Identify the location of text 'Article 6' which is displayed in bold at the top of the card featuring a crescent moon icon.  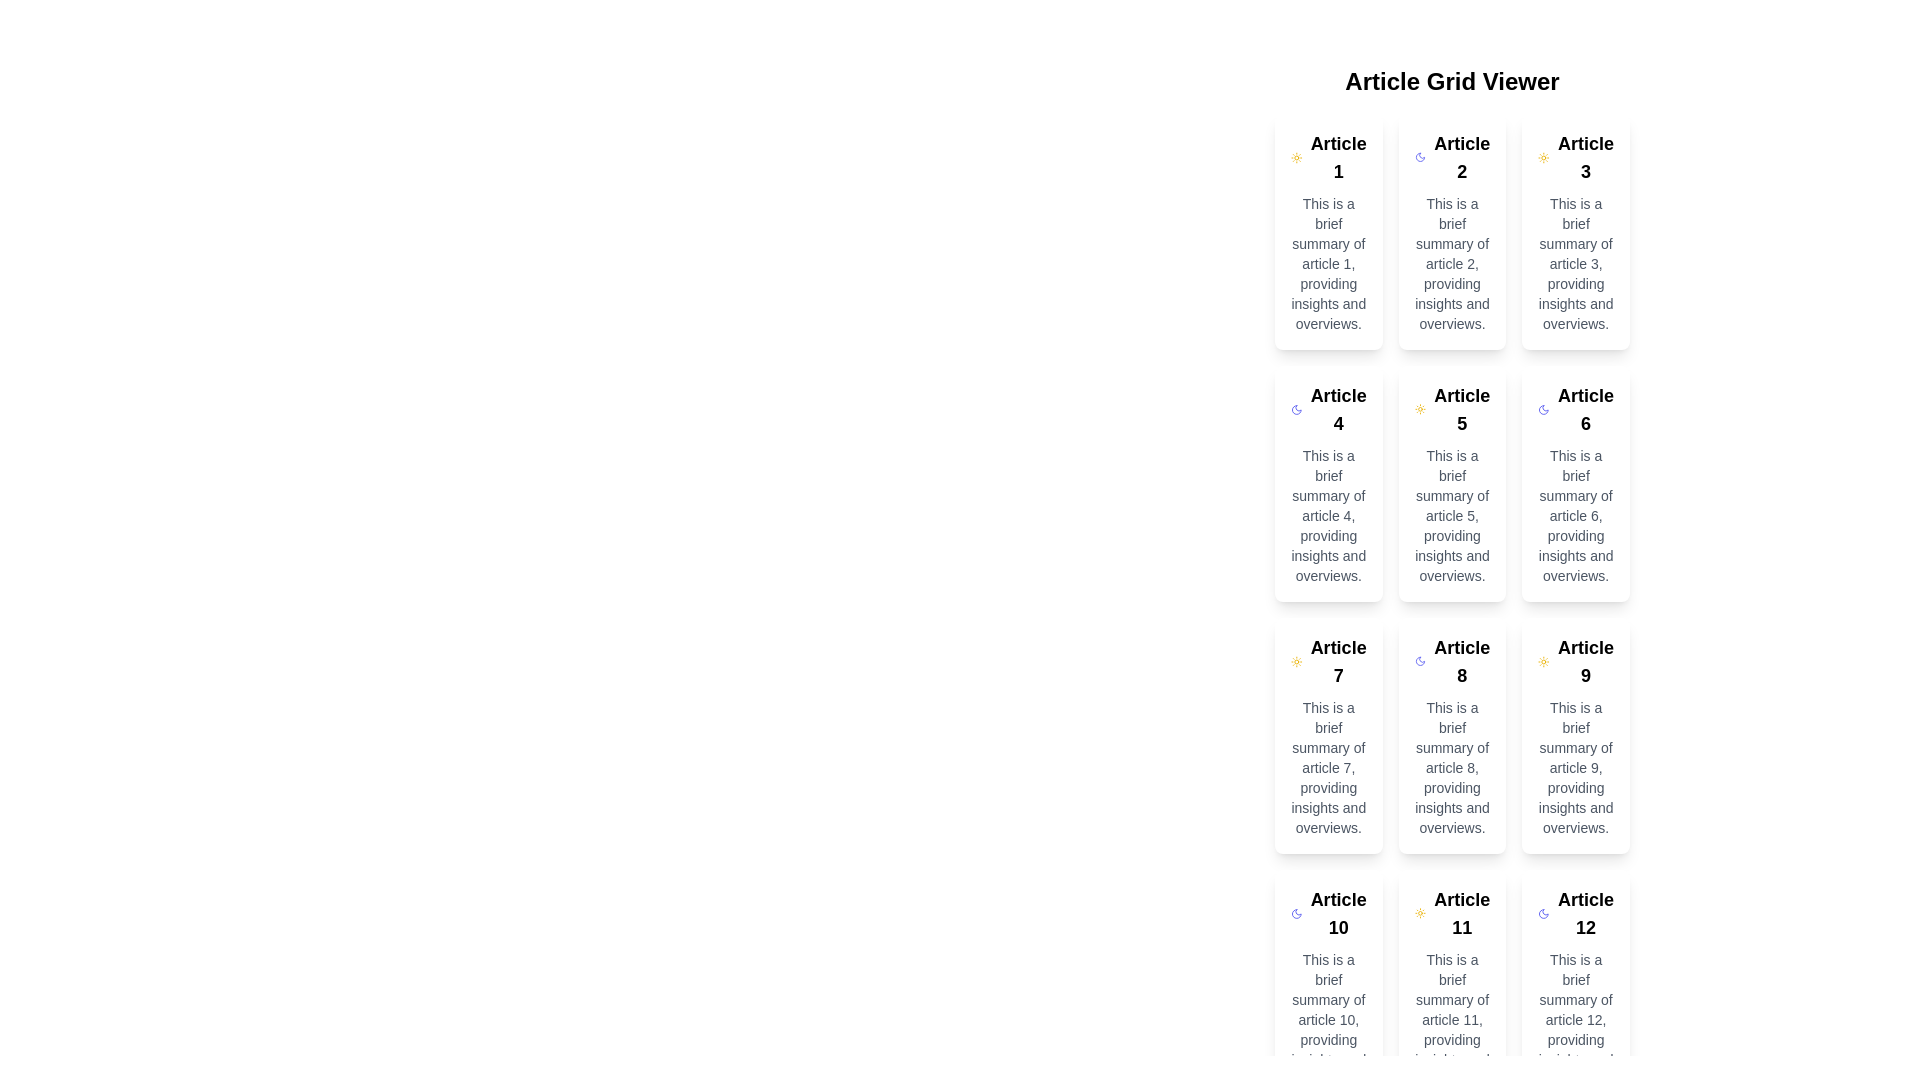
(1575, 408).